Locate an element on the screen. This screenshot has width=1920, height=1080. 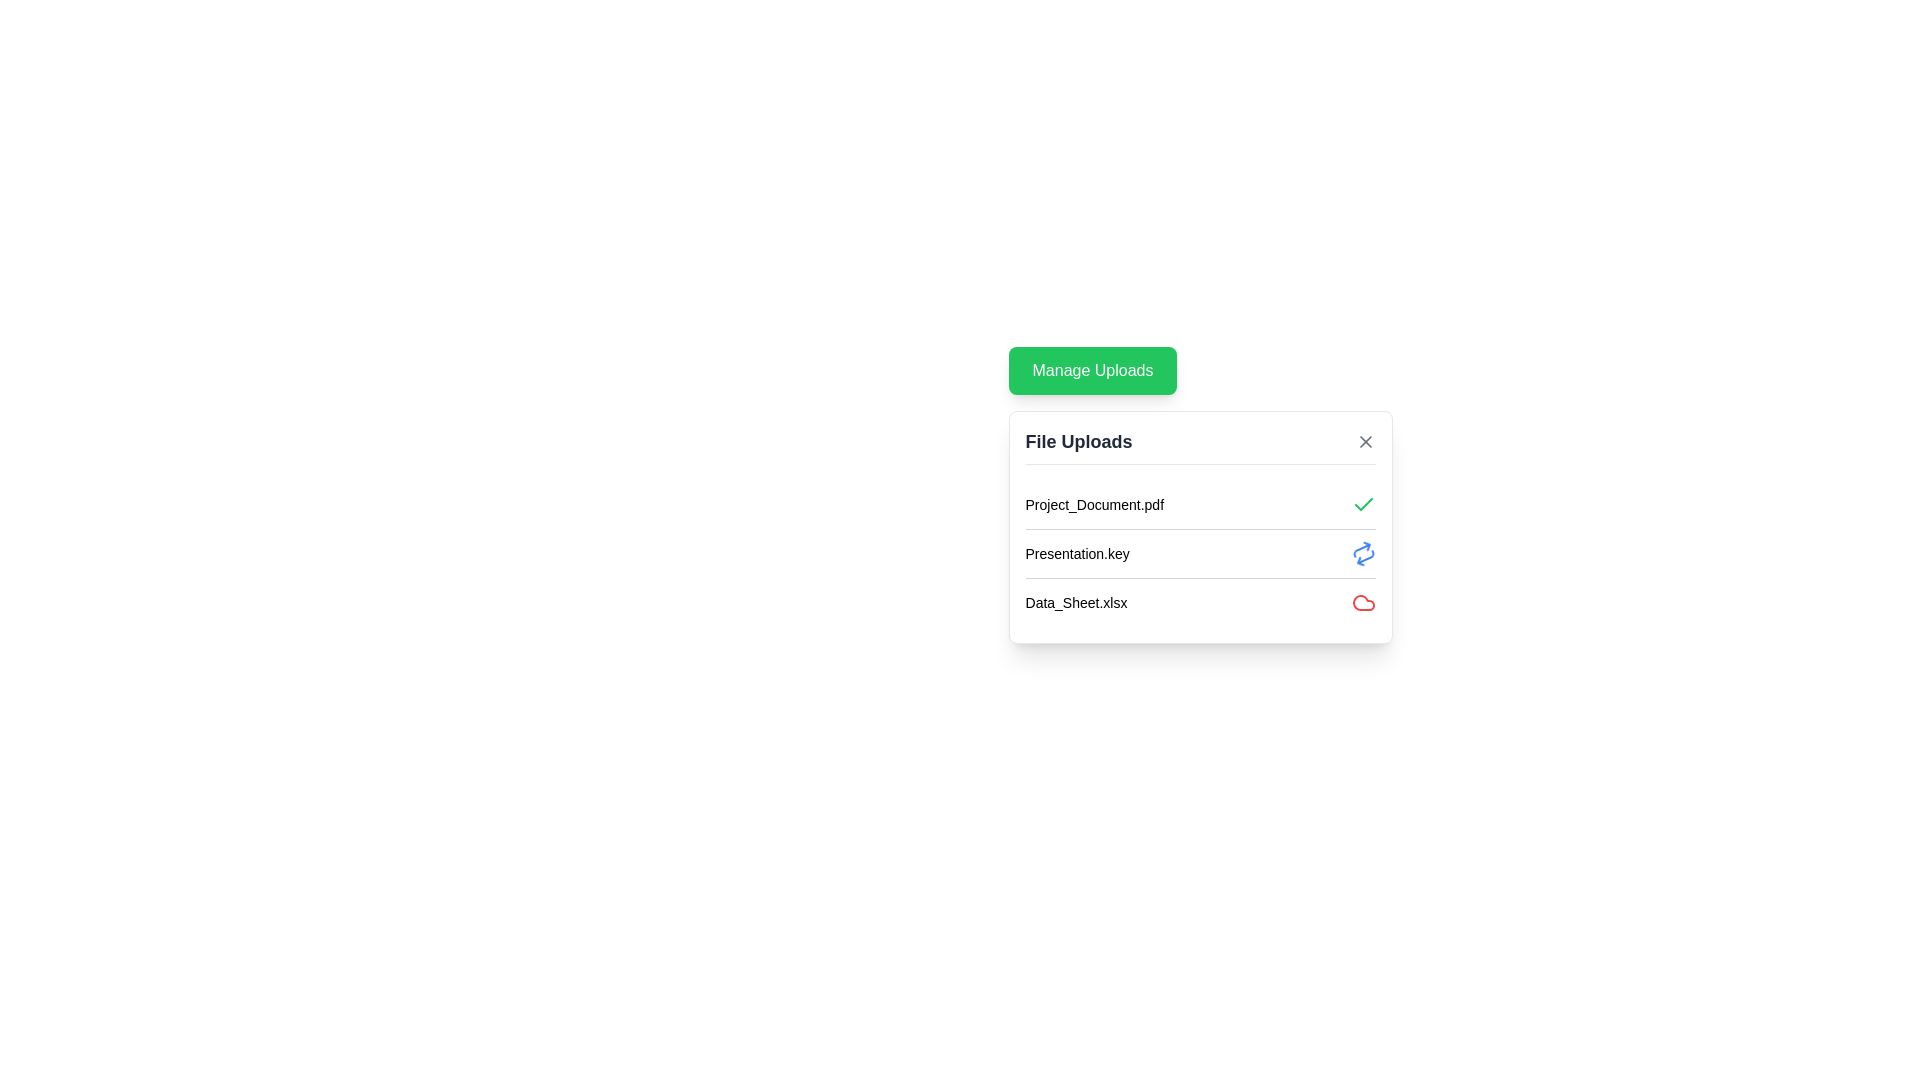
the loading animation of the second file entry in the upload list, which displays the file name 'Presentation.key' and an animated indicator is located at coordinates (1200, 553).